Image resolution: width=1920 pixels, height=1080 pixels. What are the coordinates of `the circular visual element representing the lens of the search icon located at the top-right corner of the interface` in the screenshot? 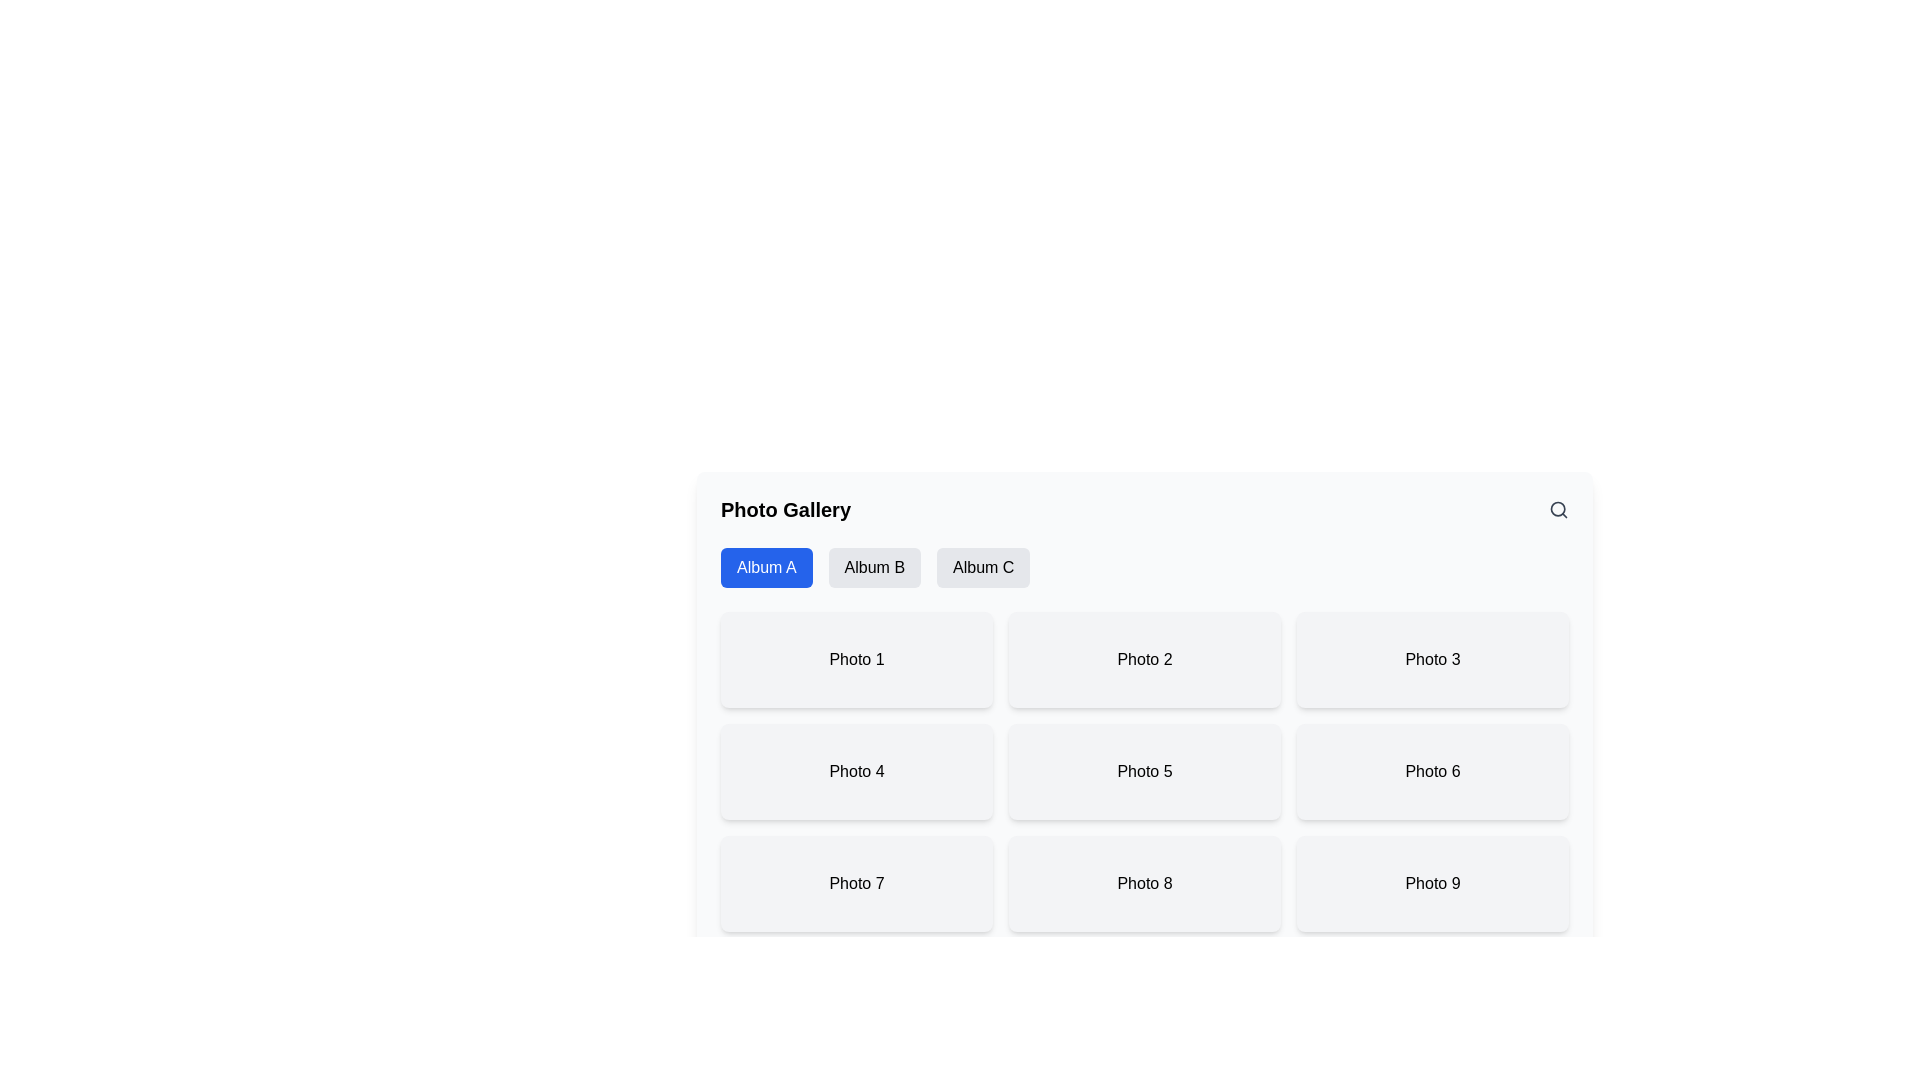 It's located at (1557, 508).